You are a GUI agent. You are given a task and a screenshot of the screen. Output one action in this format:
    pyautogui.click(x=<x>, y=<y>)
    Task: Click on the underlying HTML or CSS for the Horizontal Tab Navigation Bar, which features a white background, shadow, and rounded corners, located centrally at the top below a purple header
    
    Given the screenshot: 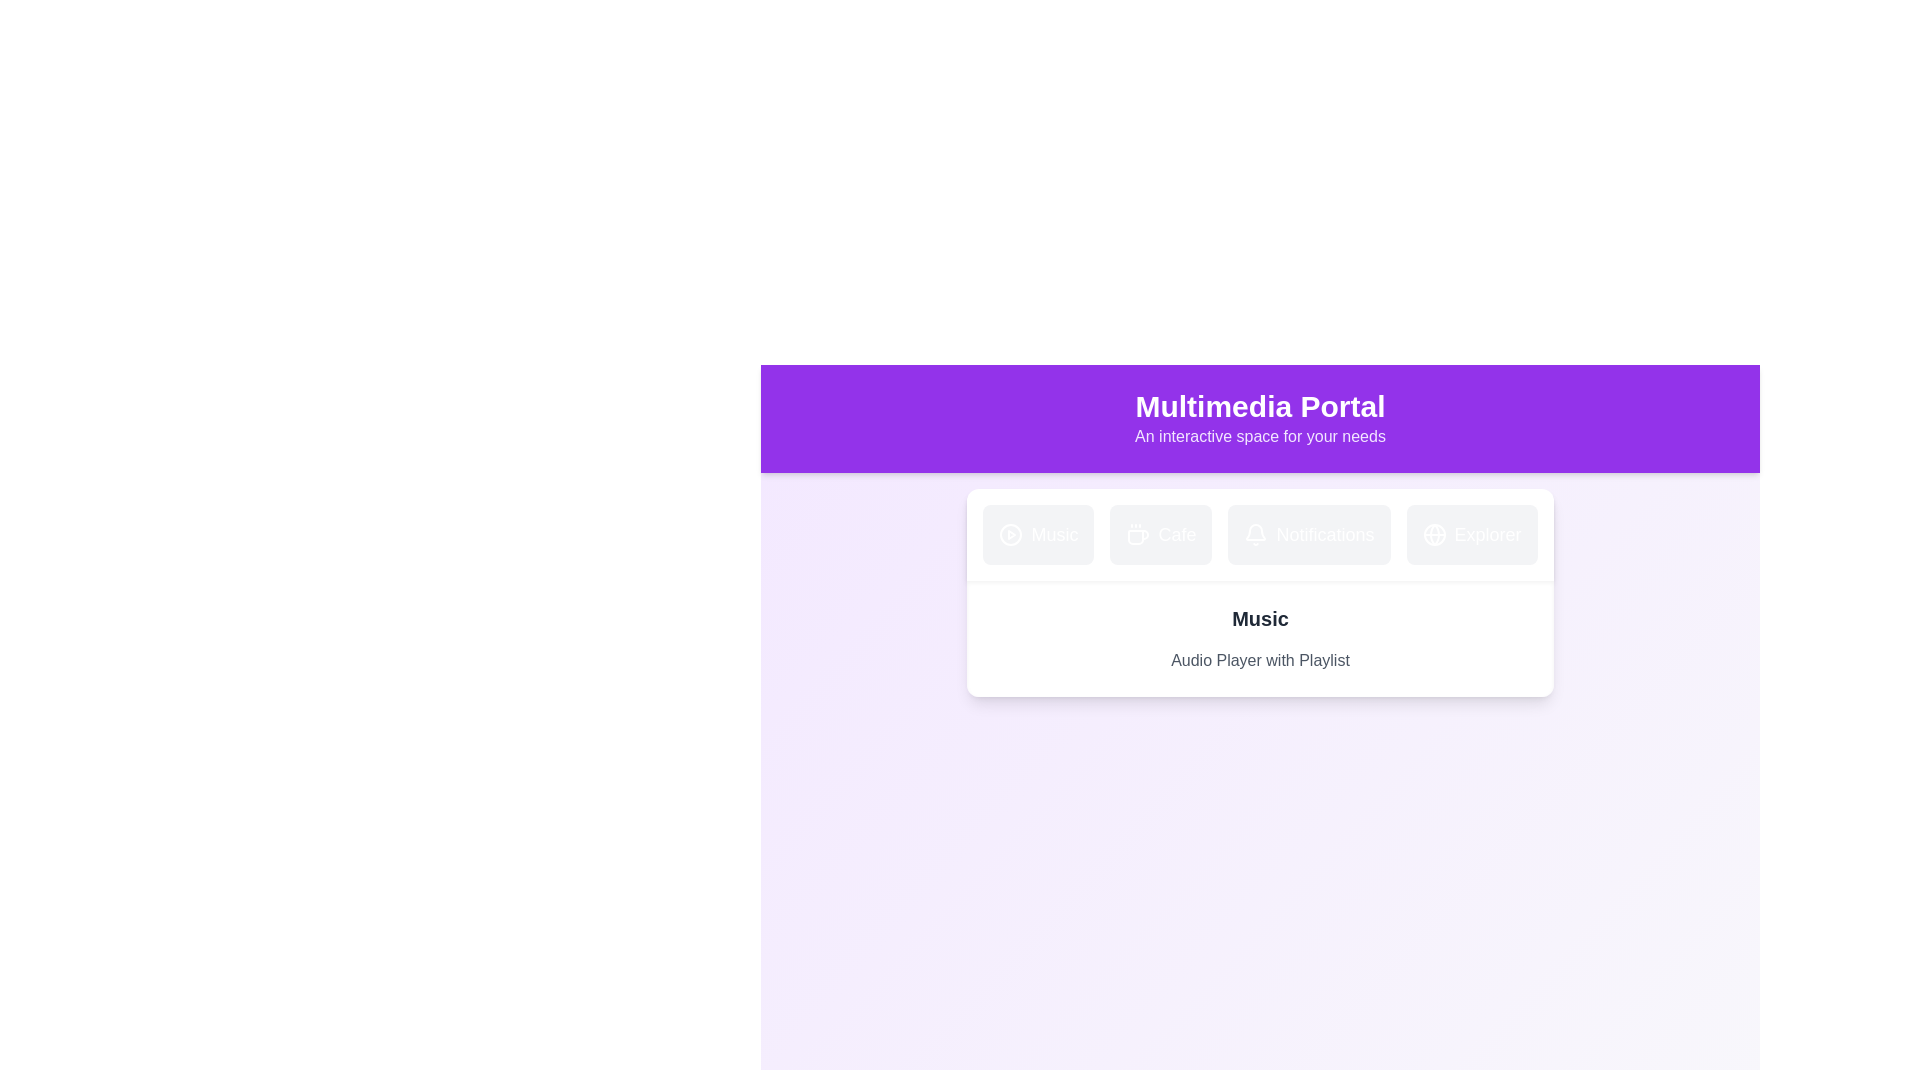 What is the action you would take?
    pyautogui.click(x=1259, y=534)
    